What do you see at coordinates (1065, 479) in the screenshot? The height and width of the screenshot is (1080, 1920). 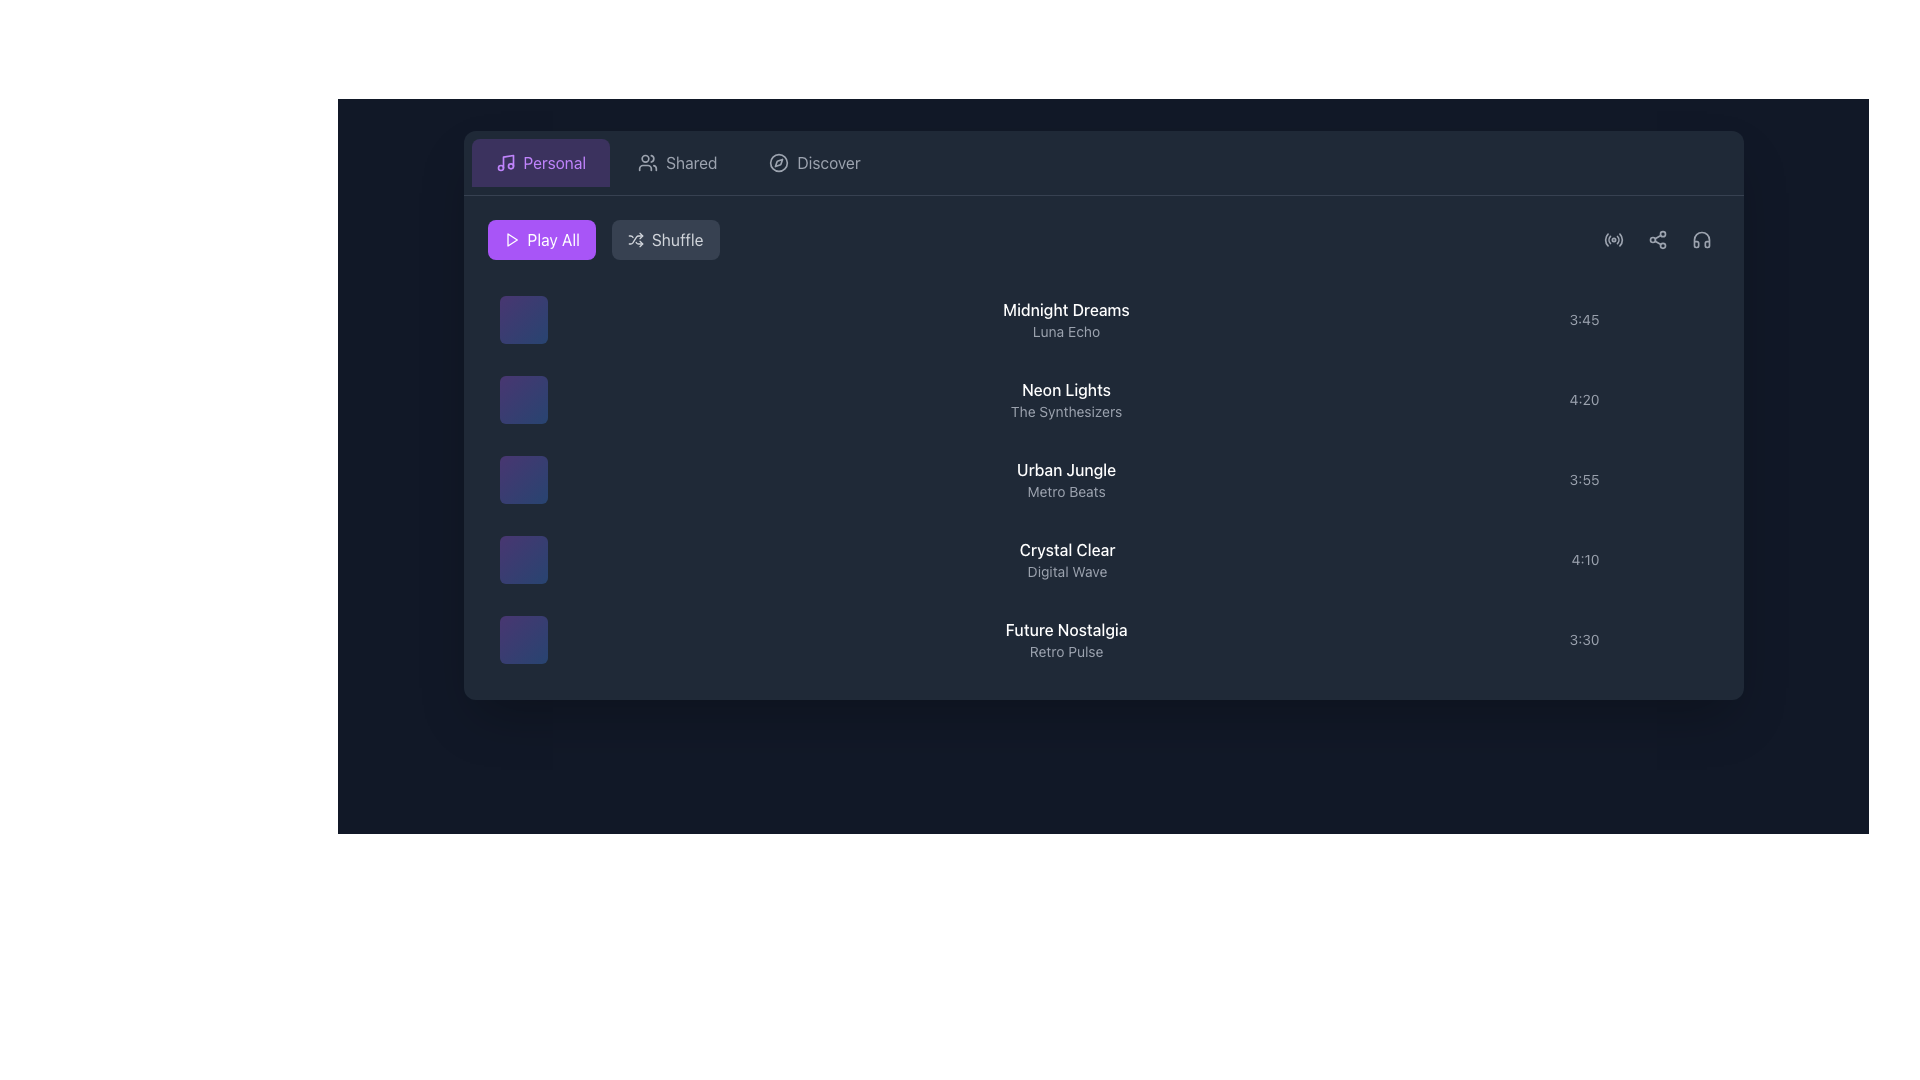 I see `the third text block in the song list interface, which displays the song title and artist, positioned between 'Neon Lights - The Synthesizers' and 'Crystal Clear - Digital Wave.'` at bounding box center [1065, 479].